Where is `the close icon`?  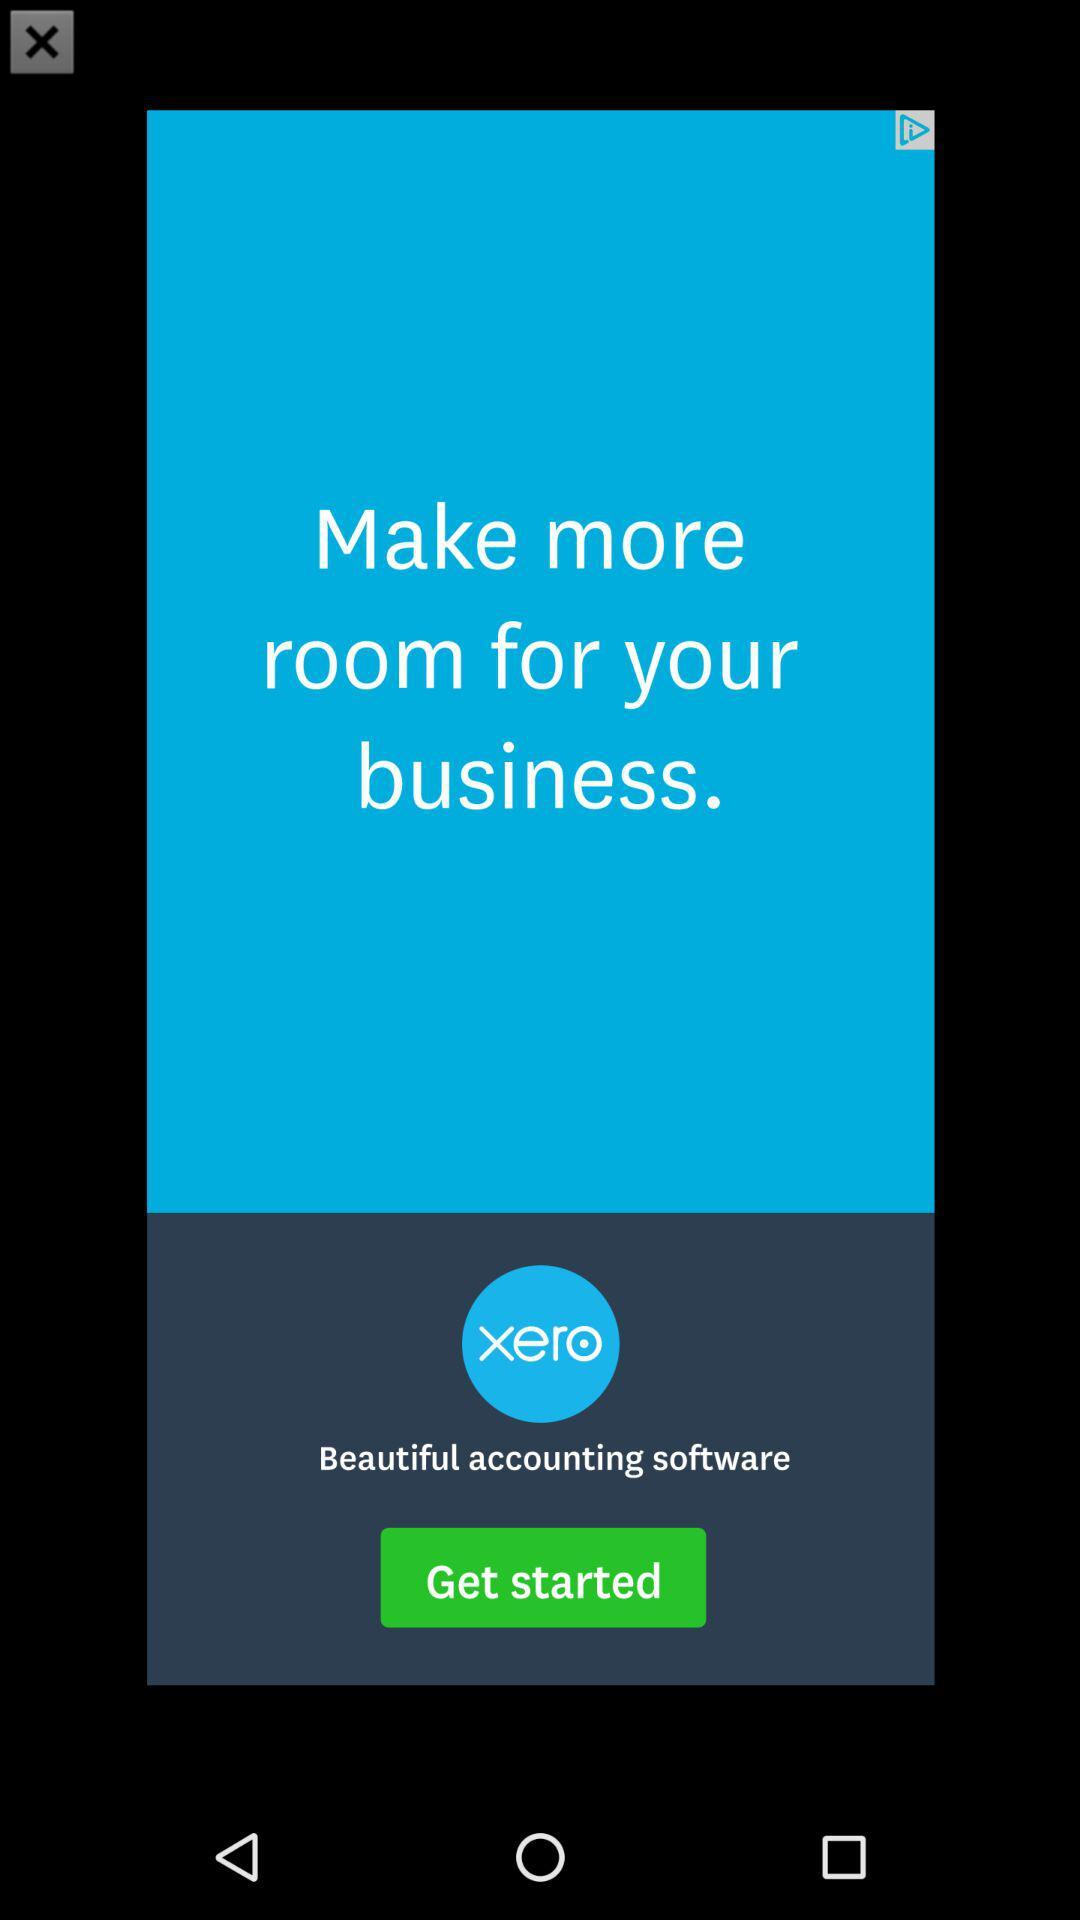 the close icon is located at coordinates (42, 44).